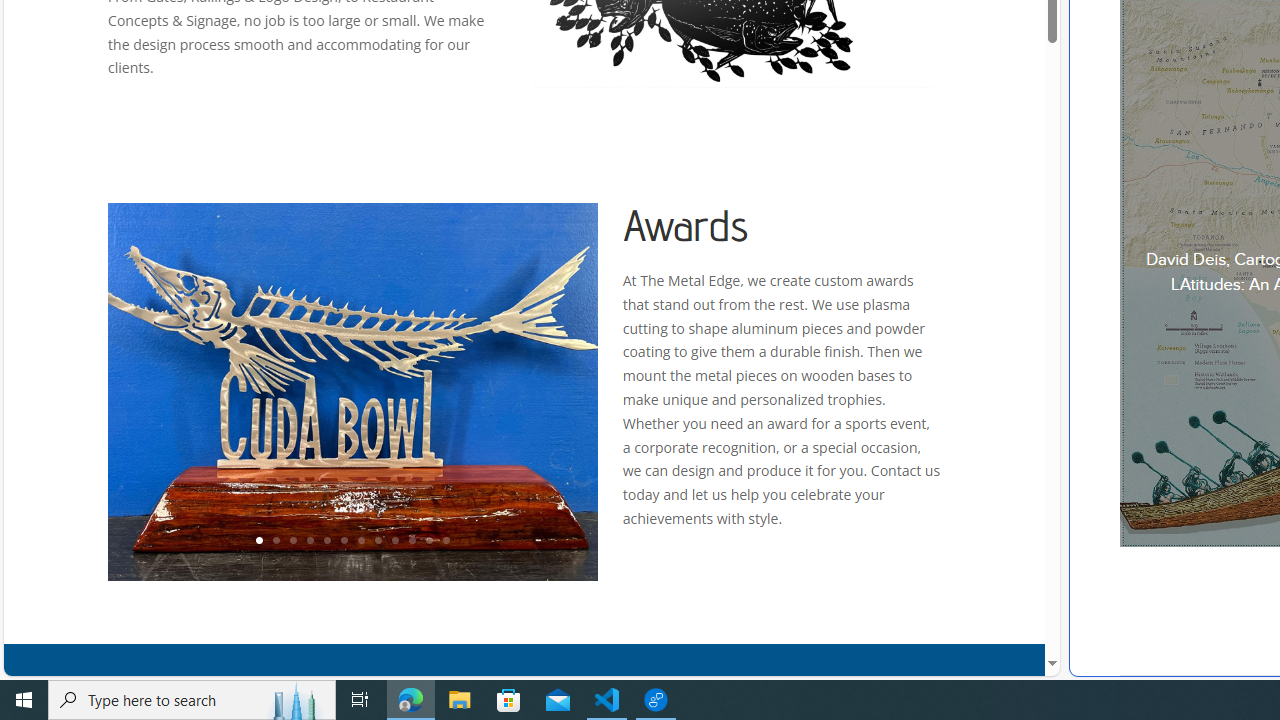  I want to click on '9', so click(394, 541).